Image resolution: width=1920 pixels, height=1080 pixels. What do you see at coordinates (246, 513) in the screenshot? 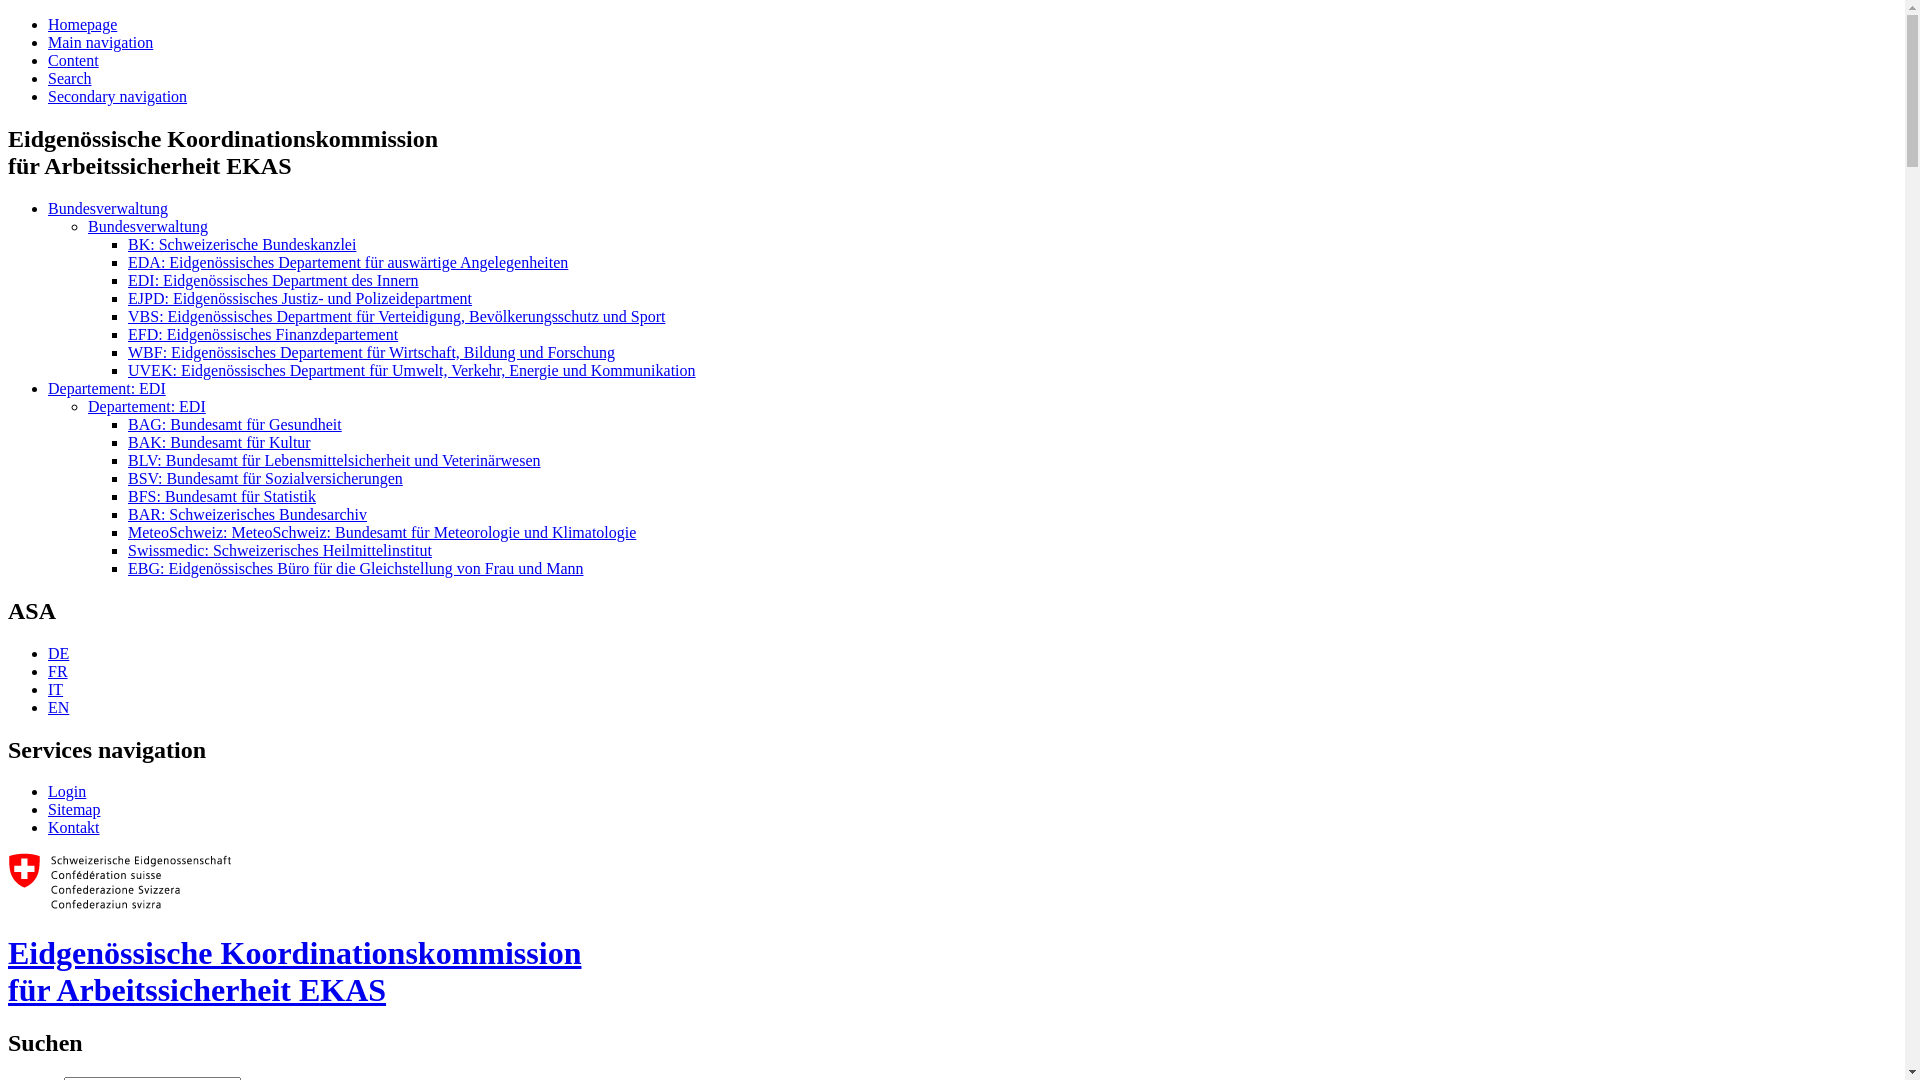
I see `'BAR: Schweizerisches Bundesarchiv'` at bounding box center [246, 513].